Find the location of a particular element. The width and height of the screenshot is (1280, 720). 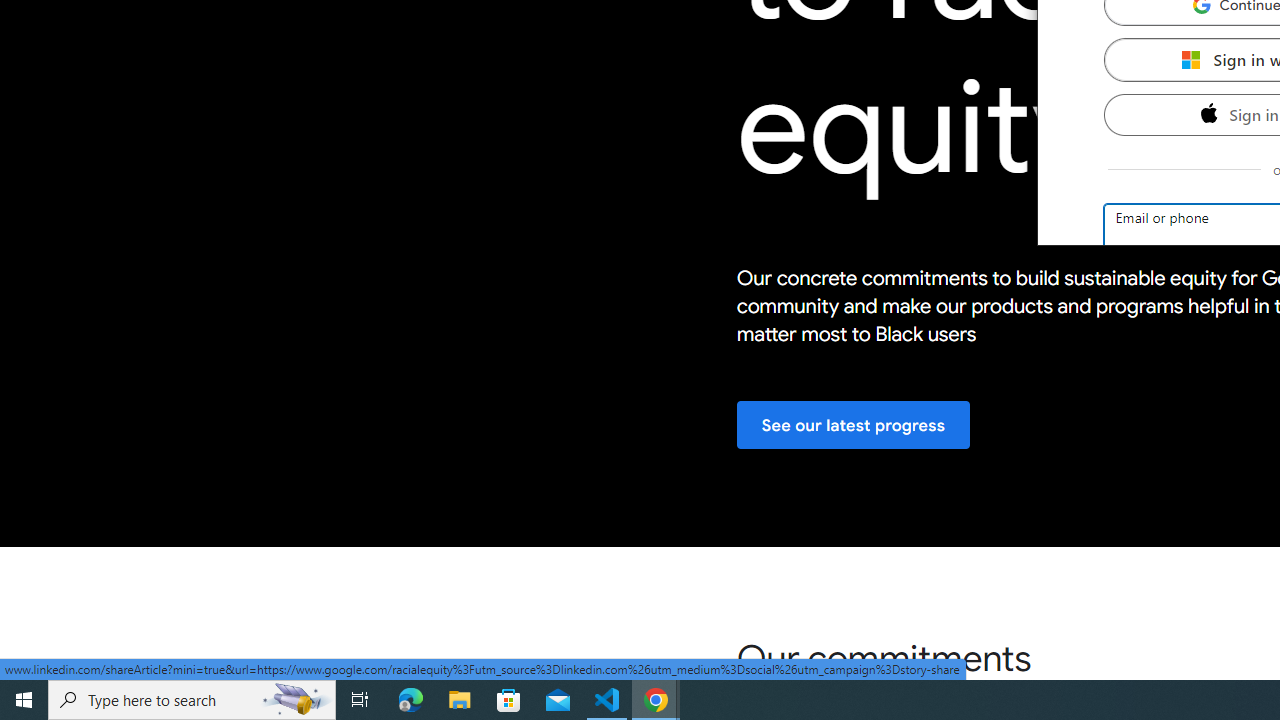

'Microsoft' is located at coordinates (1190, 58).